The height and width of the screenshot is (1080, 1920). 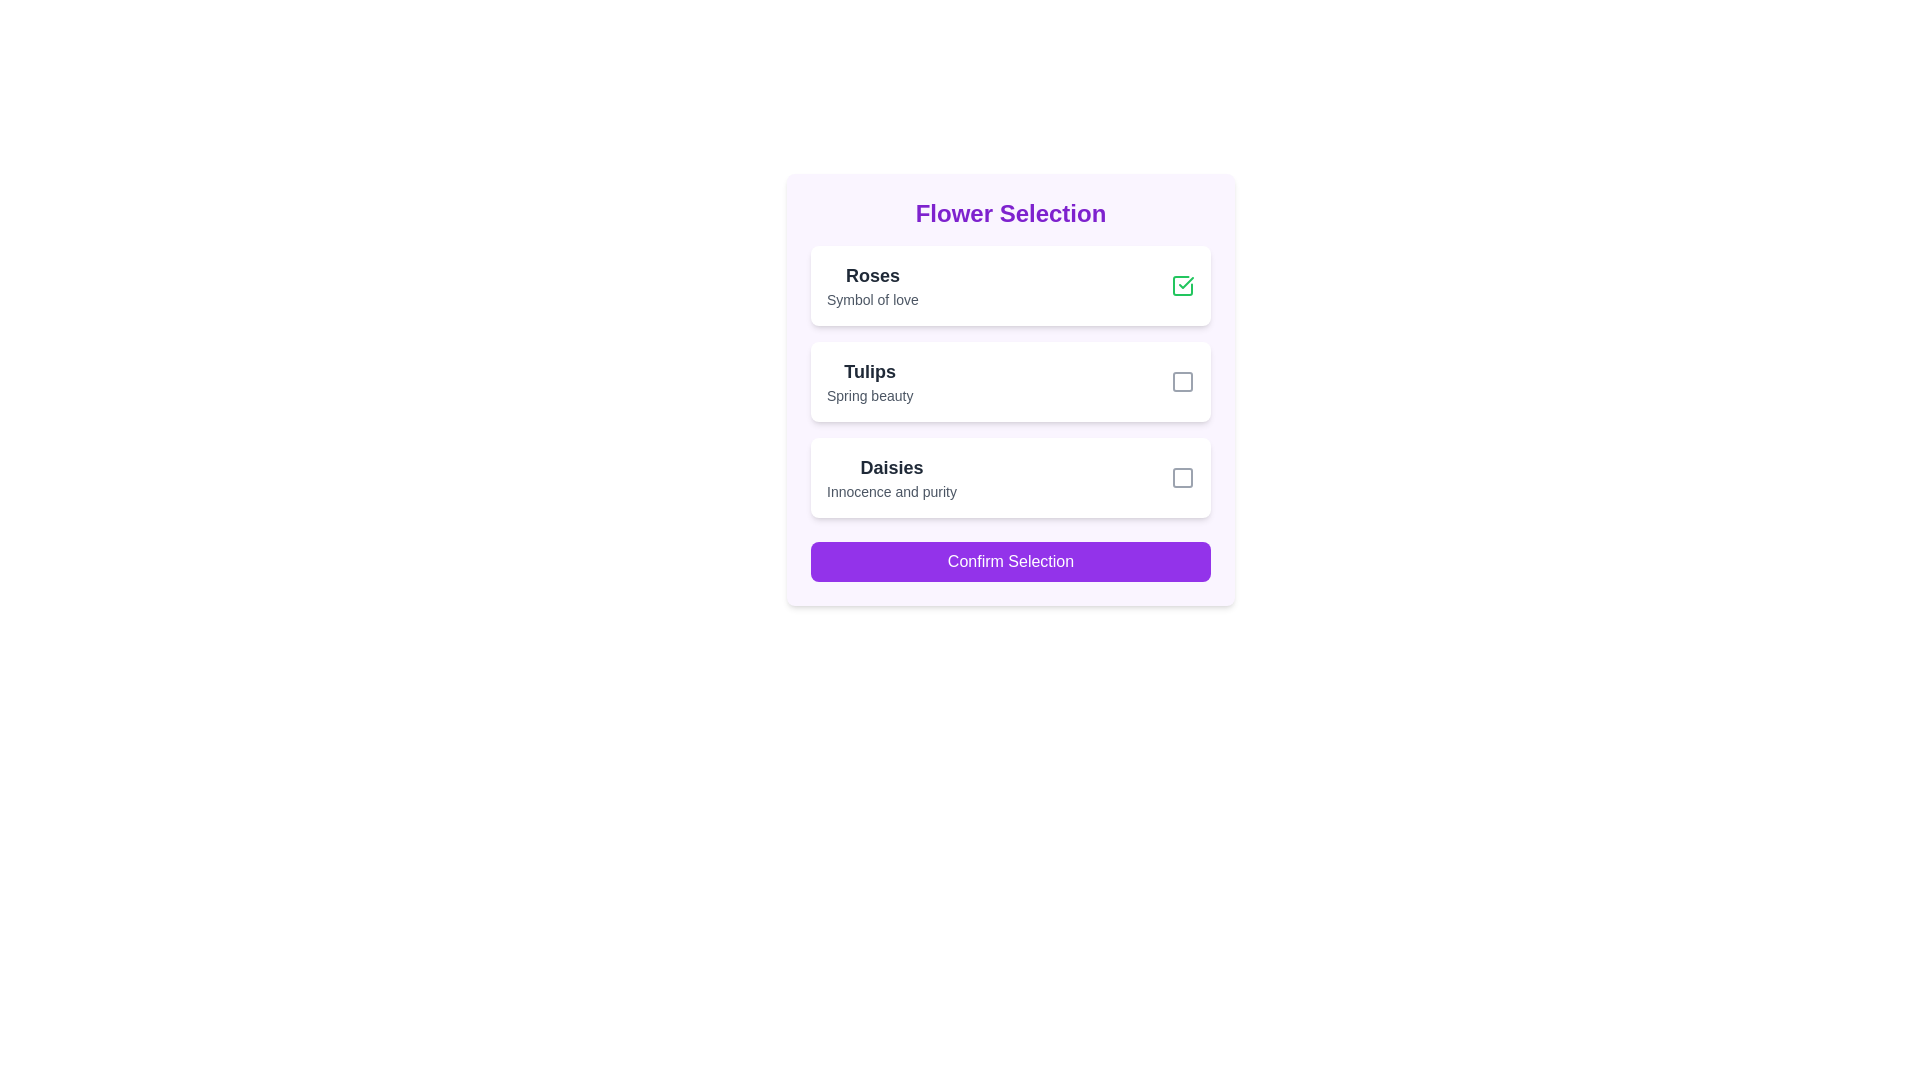 What do you see at coordinates (1011, 478) in the screenshot?
I see `the selectable option for 'Daisies', which is the last item in a vertical list of selections, positioned between 'Tulips' and the 'Confirm Selection' button` at bounding box center [1011, 478].